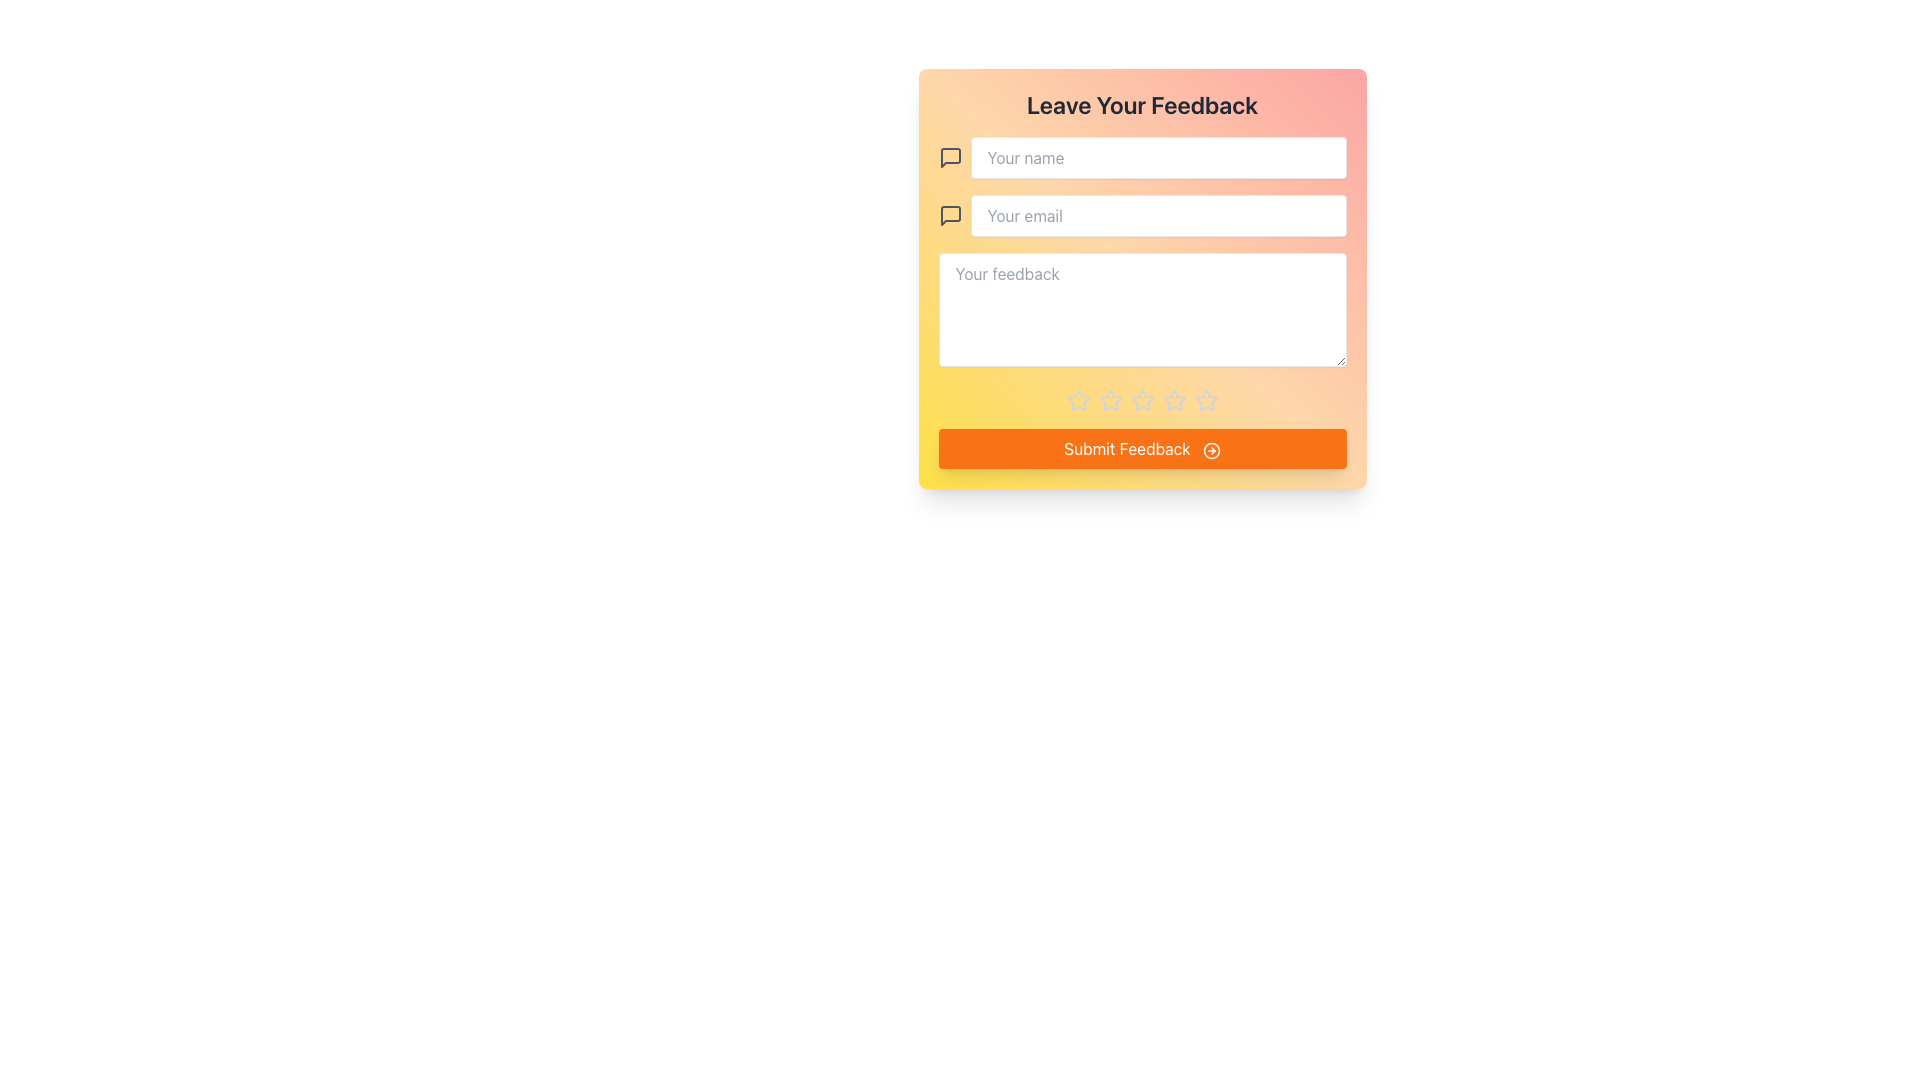 Image resolution: width=1920 pixels, height=1080 pixels. I want to click on the arrow icon located to the right of the text in the 'Submit Feedback' button, so click(1210, 450).